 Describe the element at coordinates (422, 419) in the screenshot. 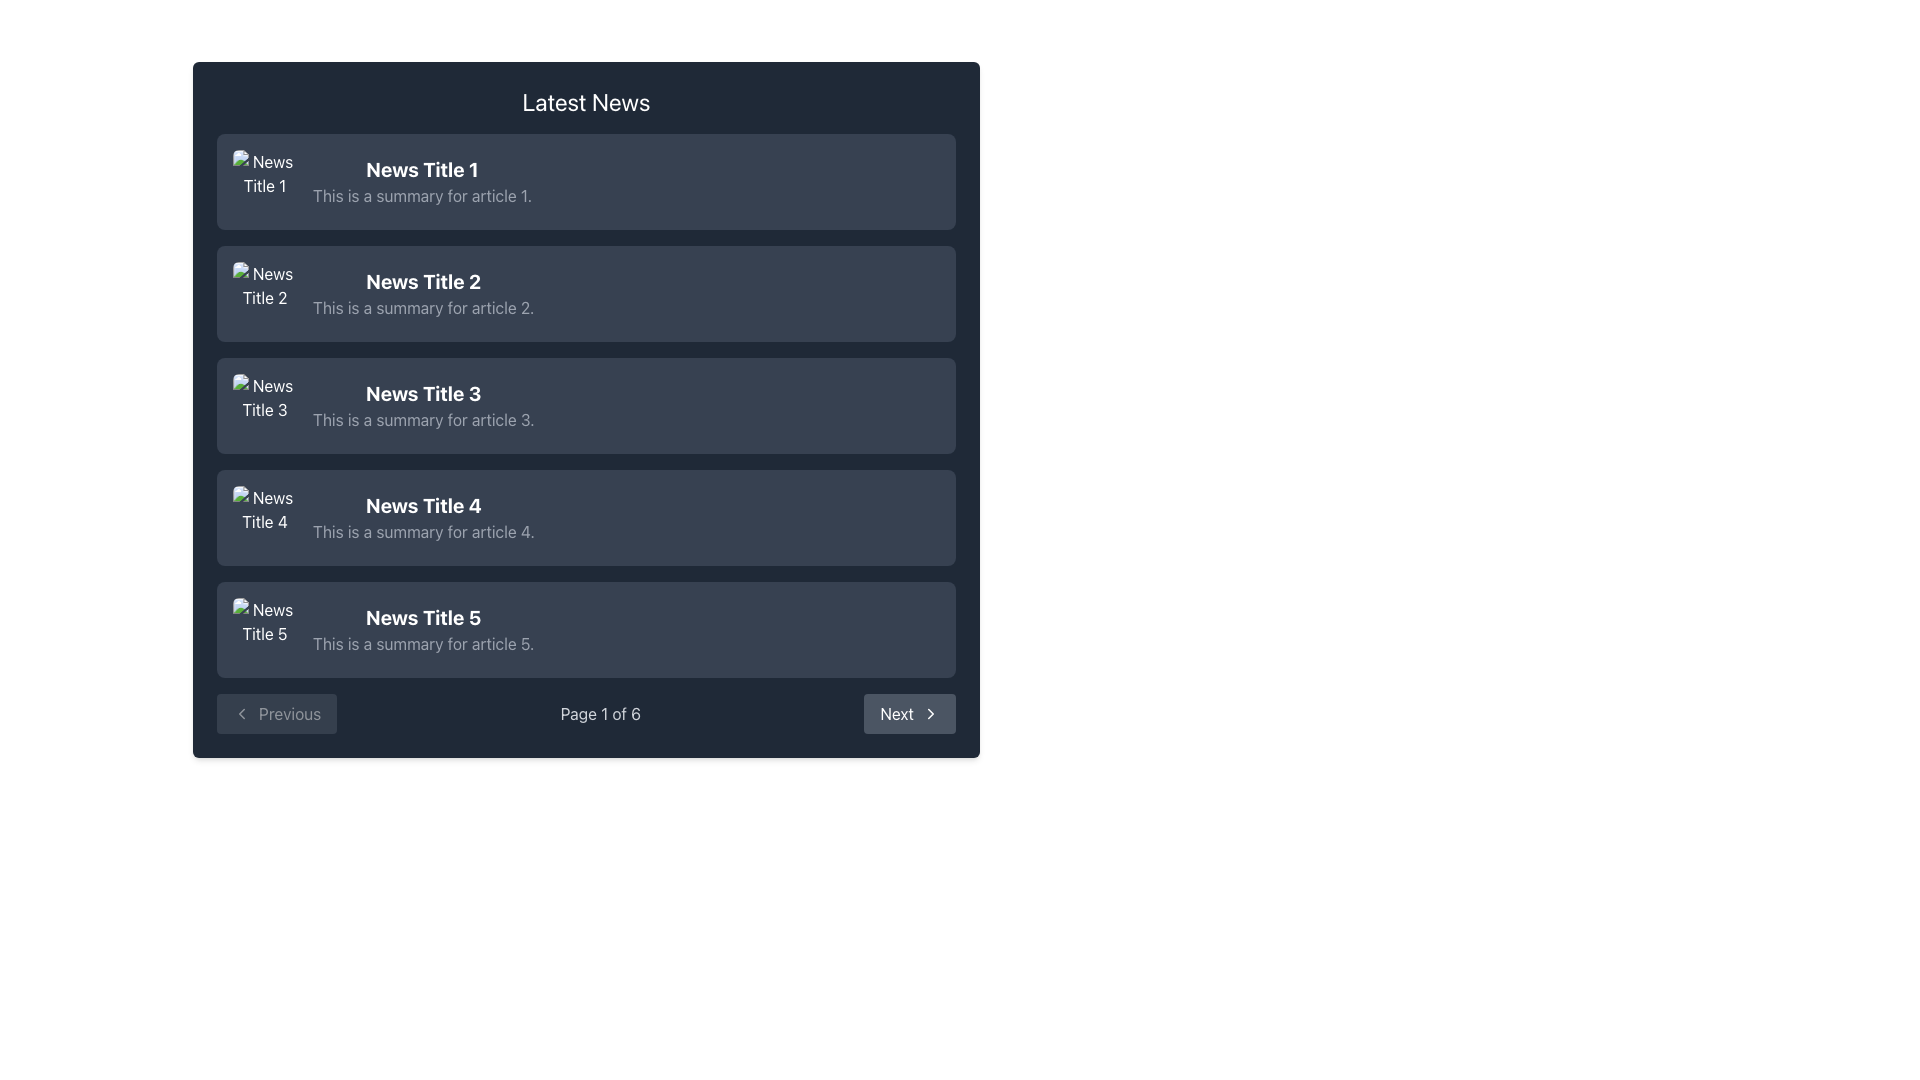

I see `the Textbox that summarizes the content of the related news article, located below the heading 'News Title 3'` at that location.